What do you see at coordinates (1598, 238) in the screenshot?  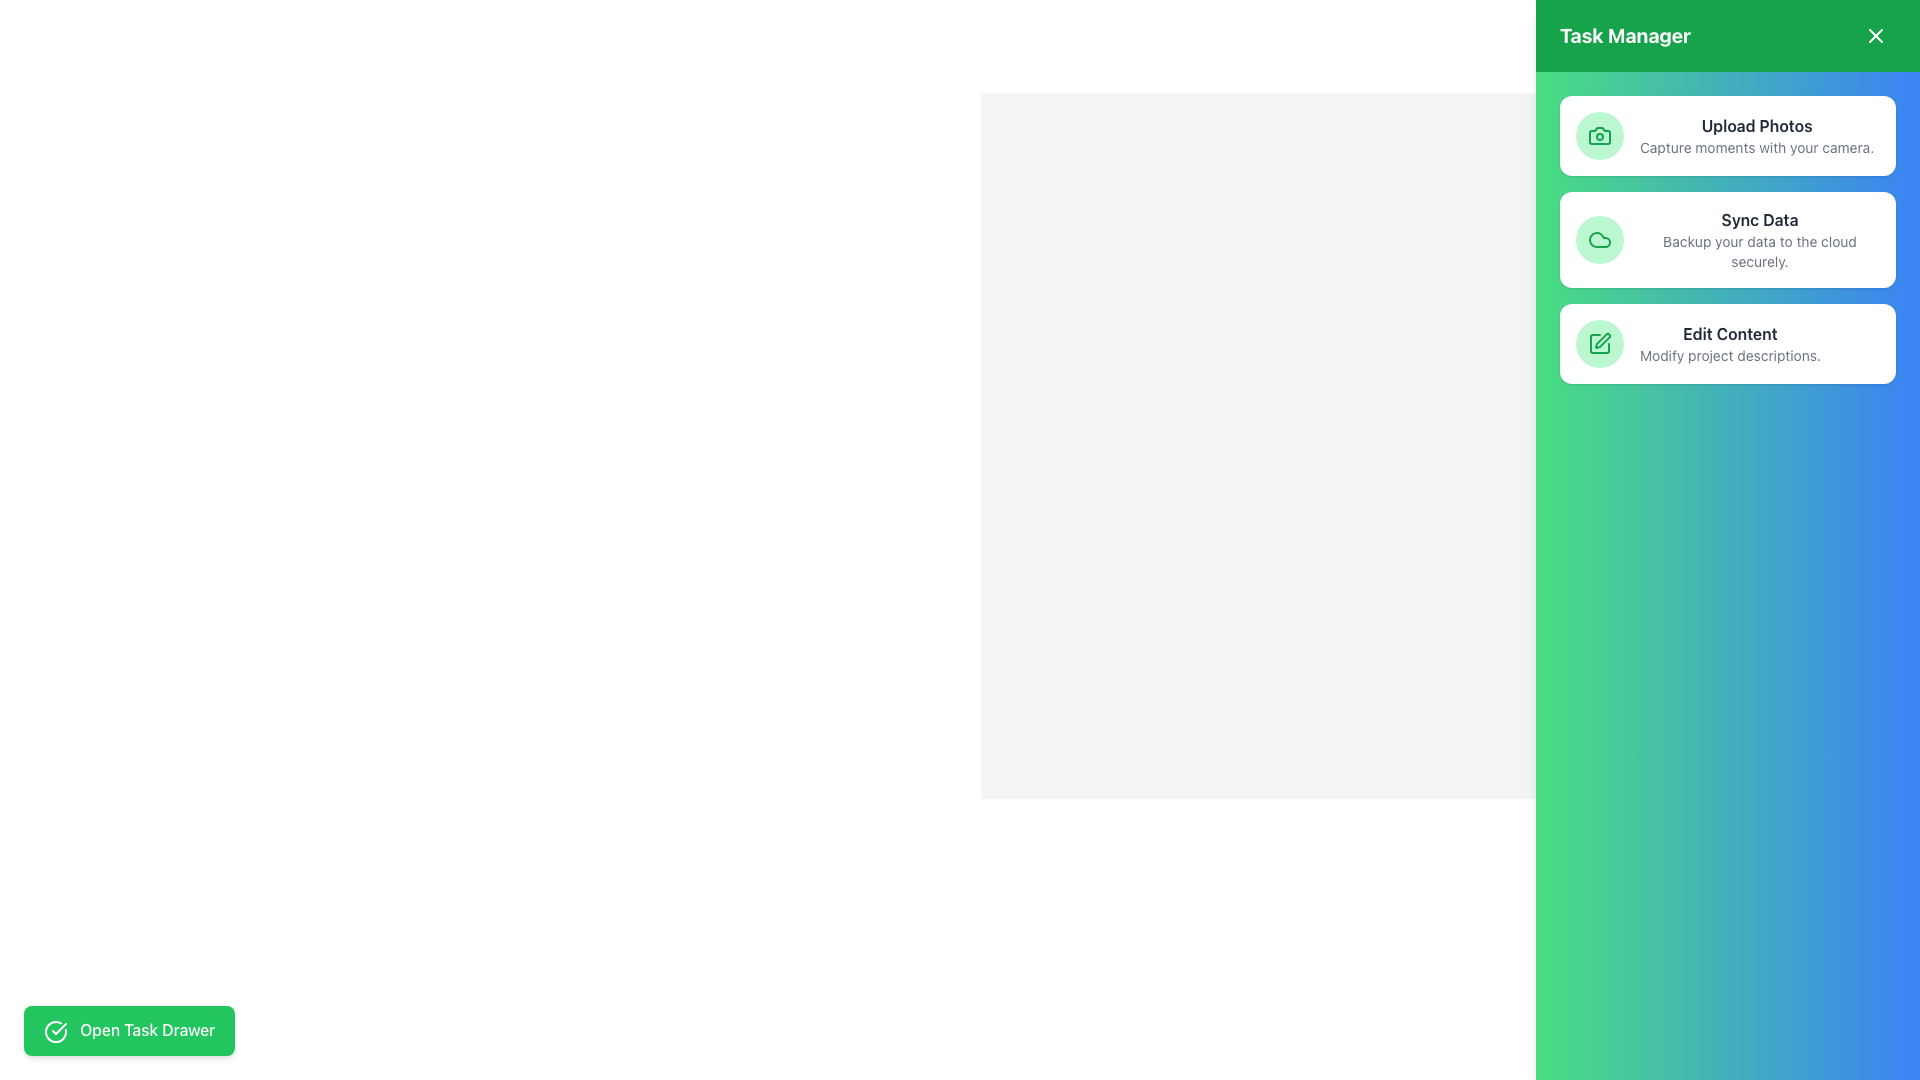 I see `the cloud synchronization icon located to the left of the 'Sync Data' text and its description in the right panel of the interface` at bounding box center [1598, 238].